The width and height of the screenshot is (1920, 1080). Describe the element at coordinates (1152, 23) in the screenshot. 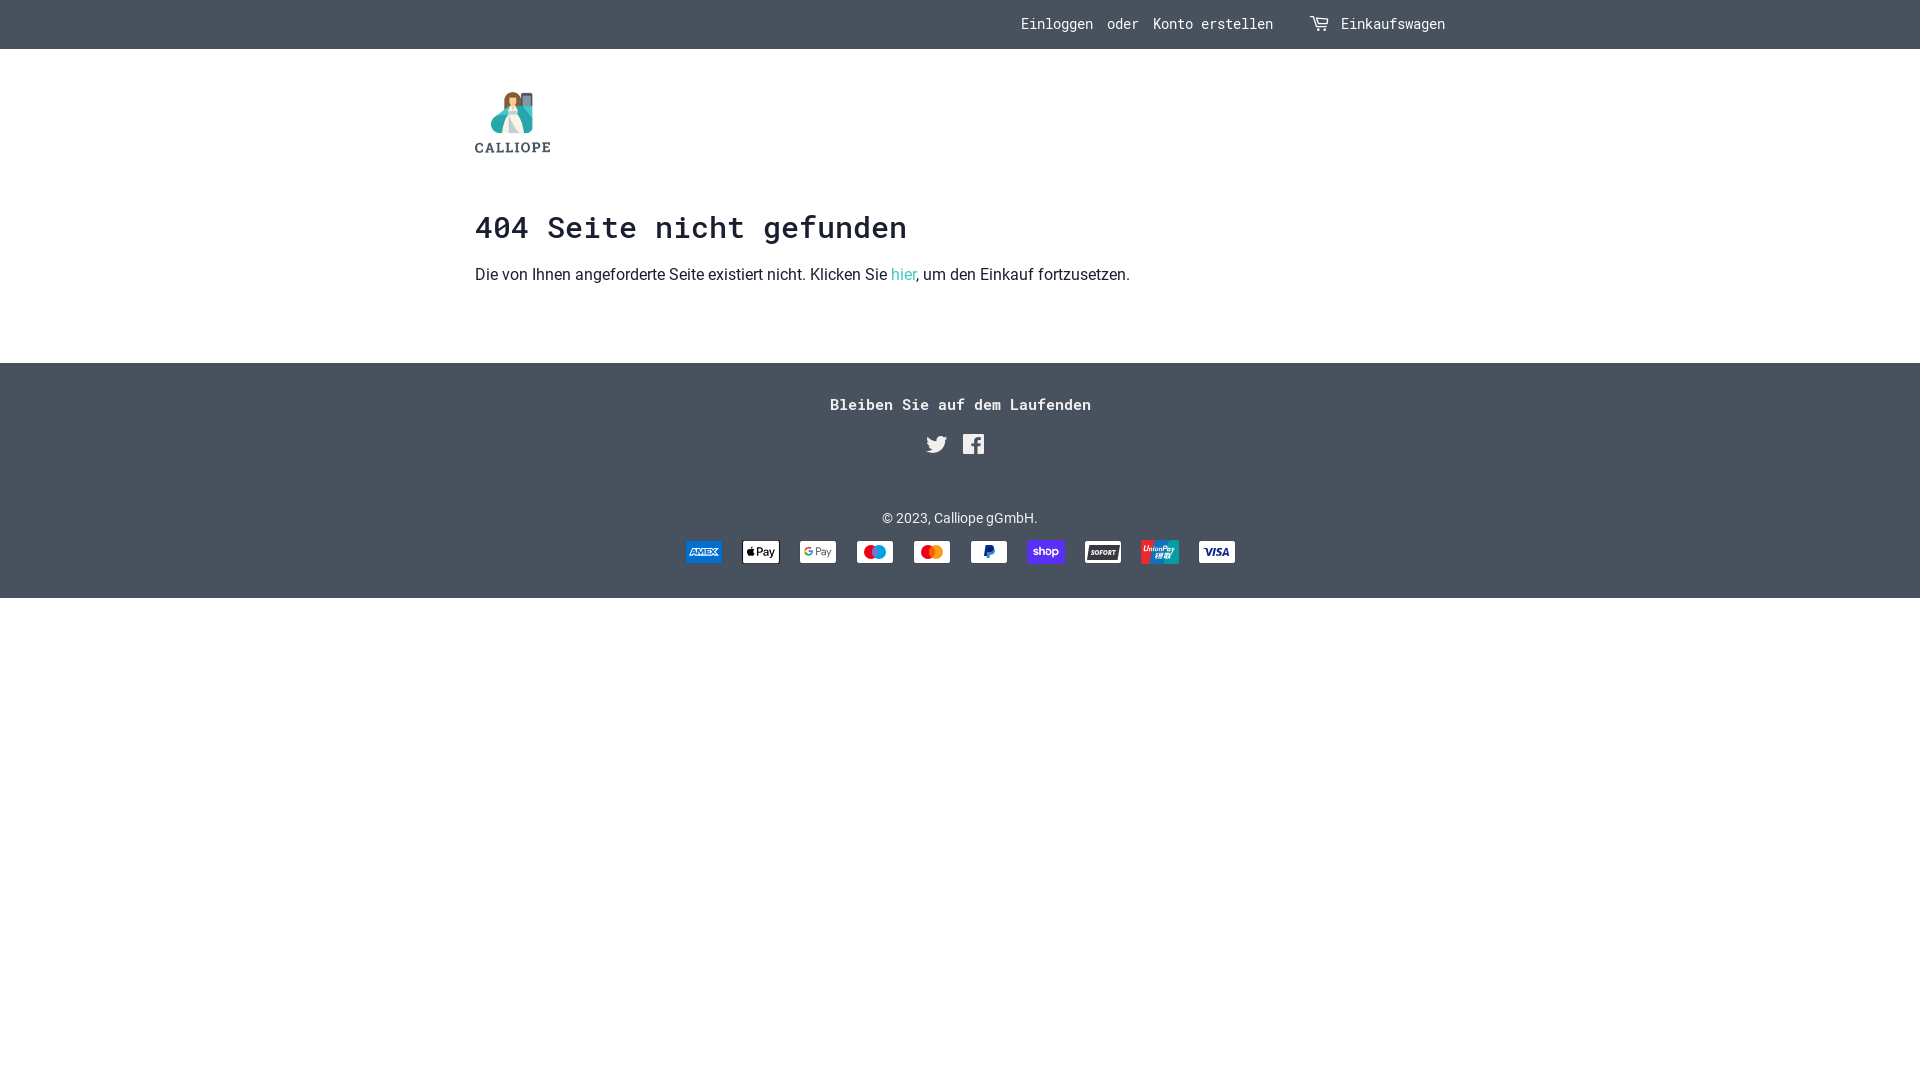

I see `'Konto erstellen'` at that location.